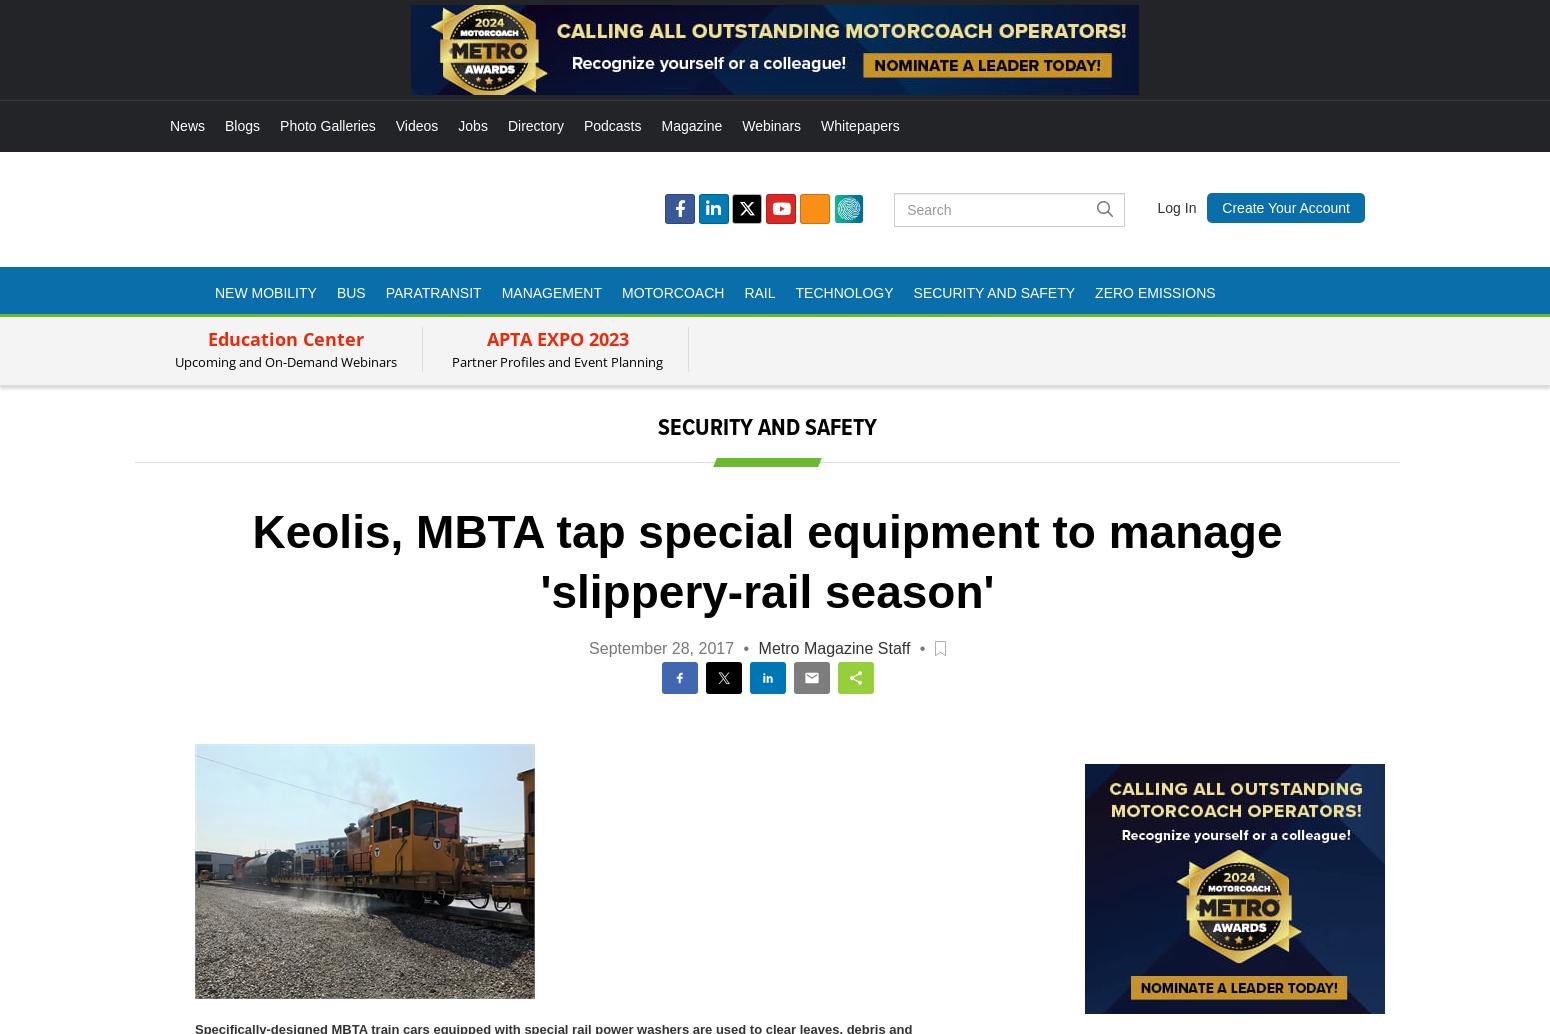 The width and height of the screenshot is (1550, 1034). Describe the element at coordinates (671, 291) in the screenshot. I see `'Motorcoach'` at that location.